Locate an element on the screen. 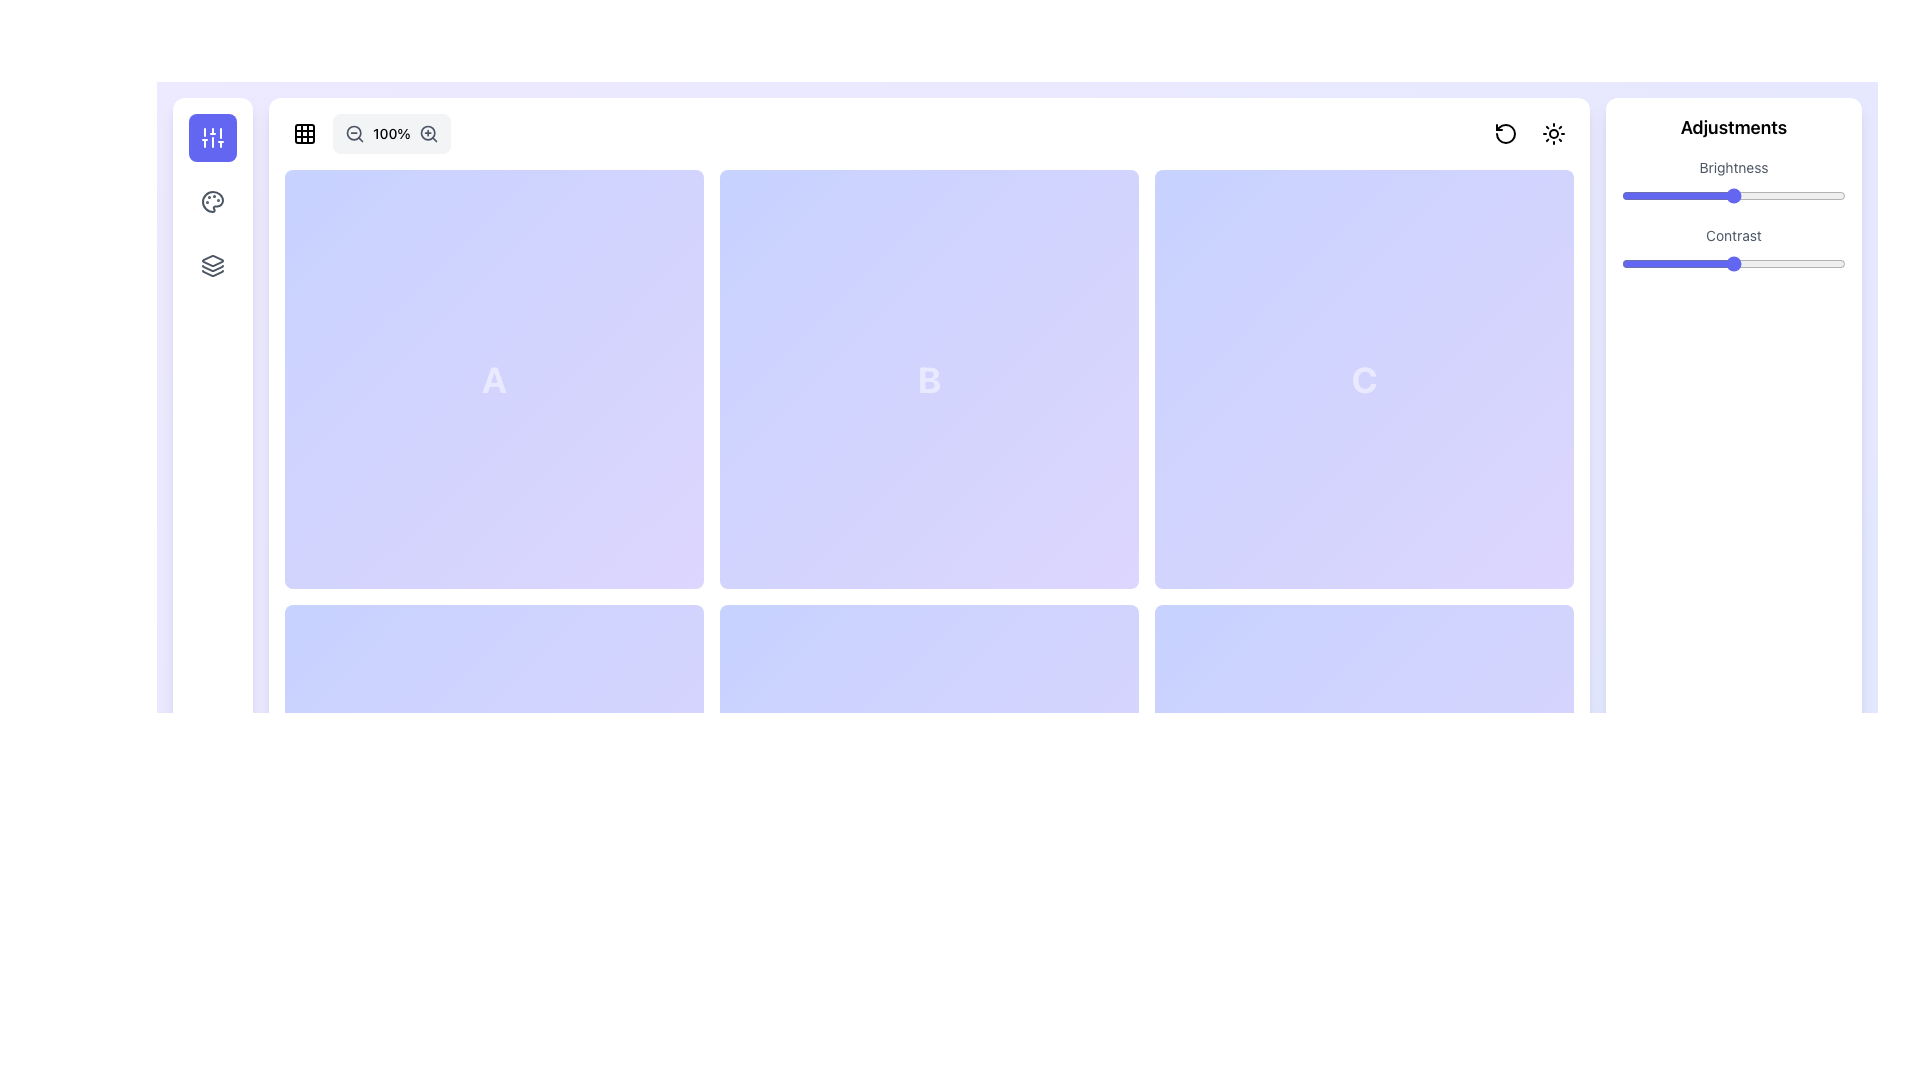  the contrast is located at coordinates (1840, 262).